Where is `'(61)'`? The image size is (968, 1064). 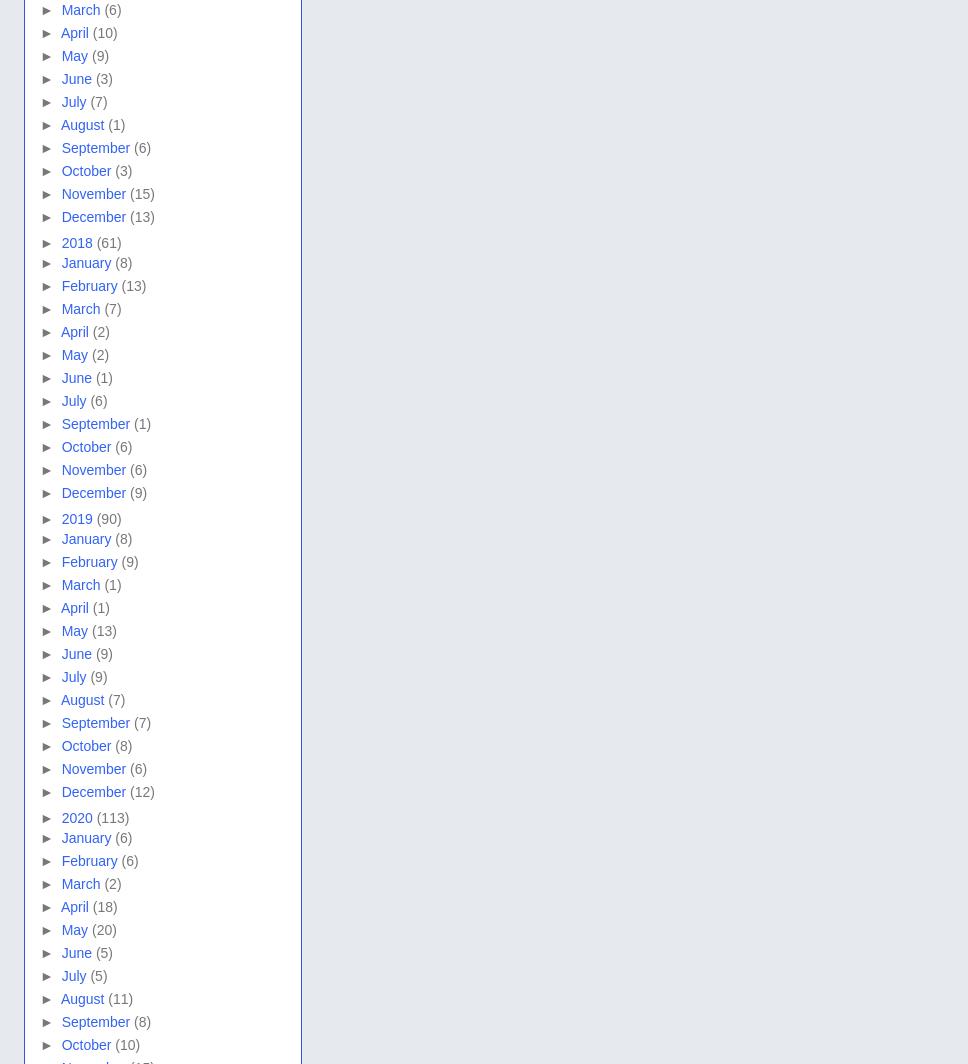 '(61)' is located at coordinates (108, 243).